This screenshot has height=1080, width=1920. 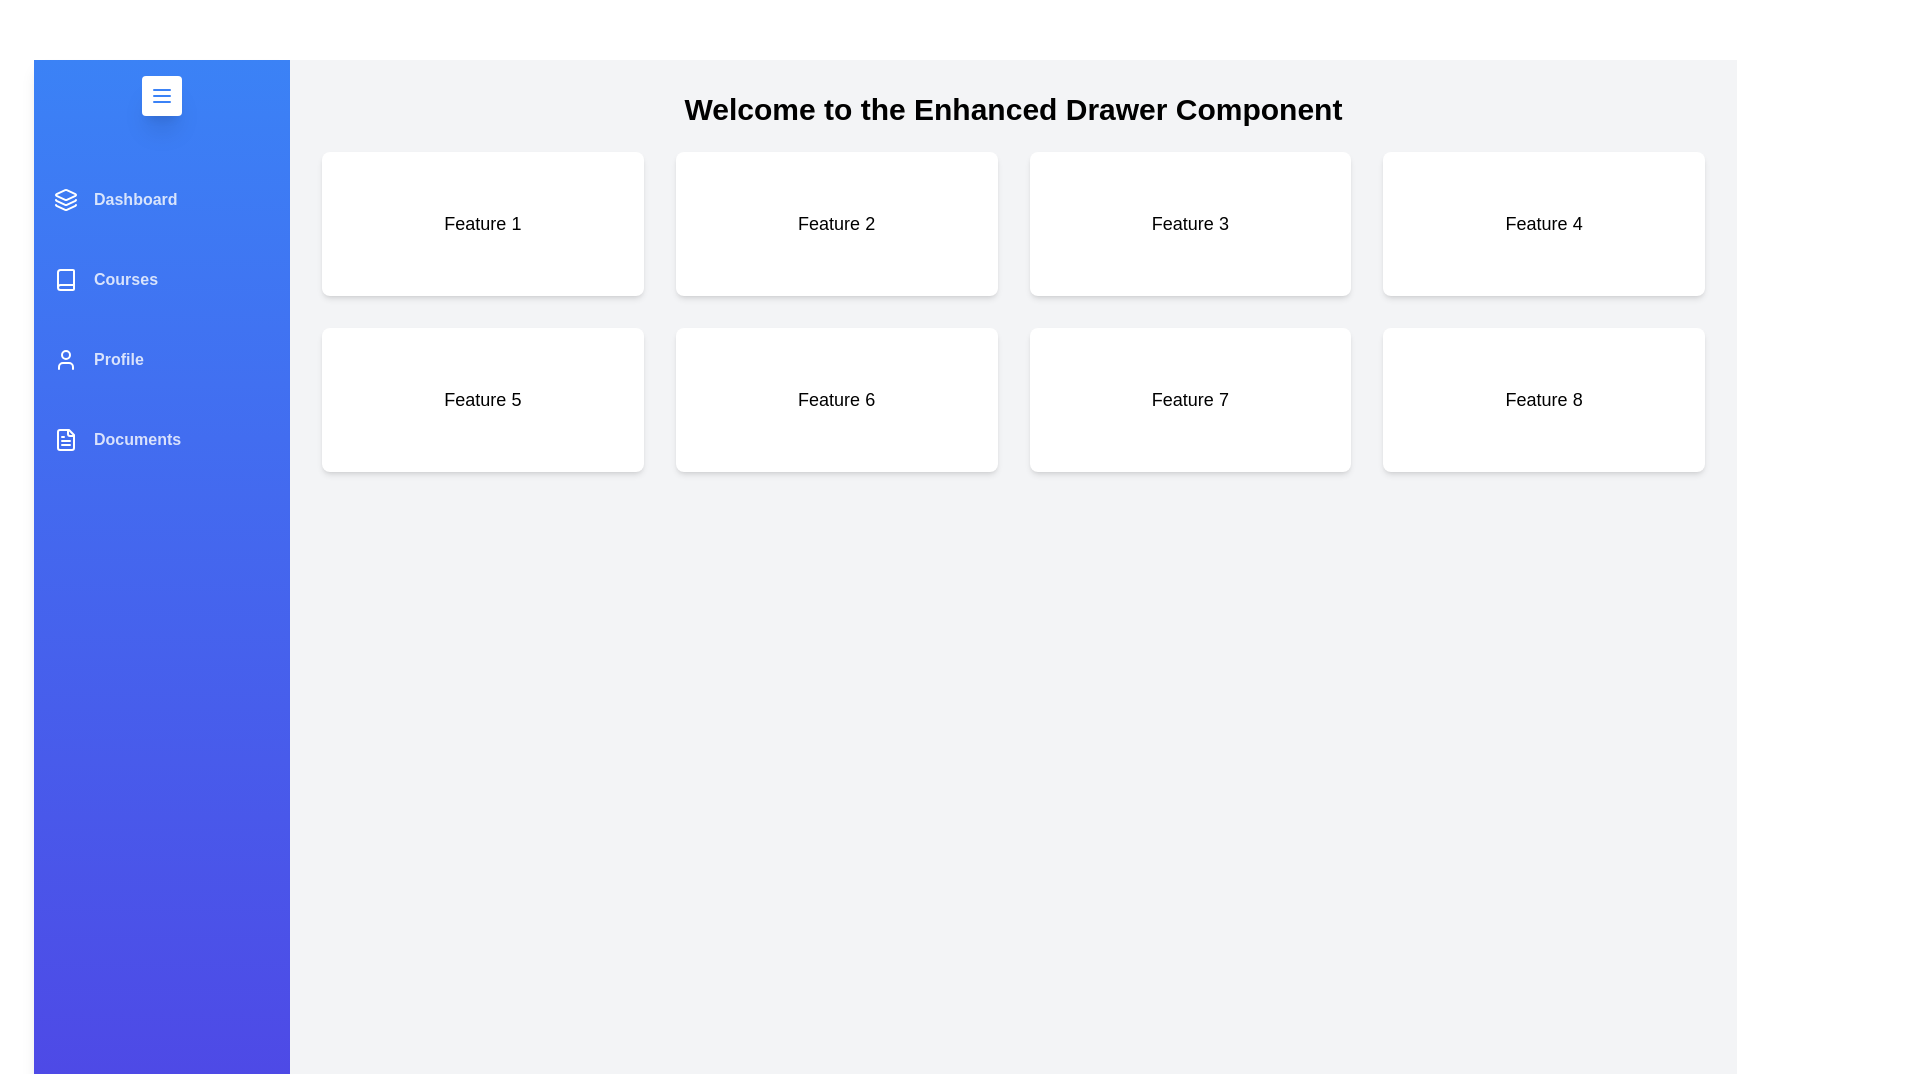 What do you see at coordinates (162, 96) in the screenshot?
I see `the menu button to toggle the drawer state` at bounding box center [162, 96].